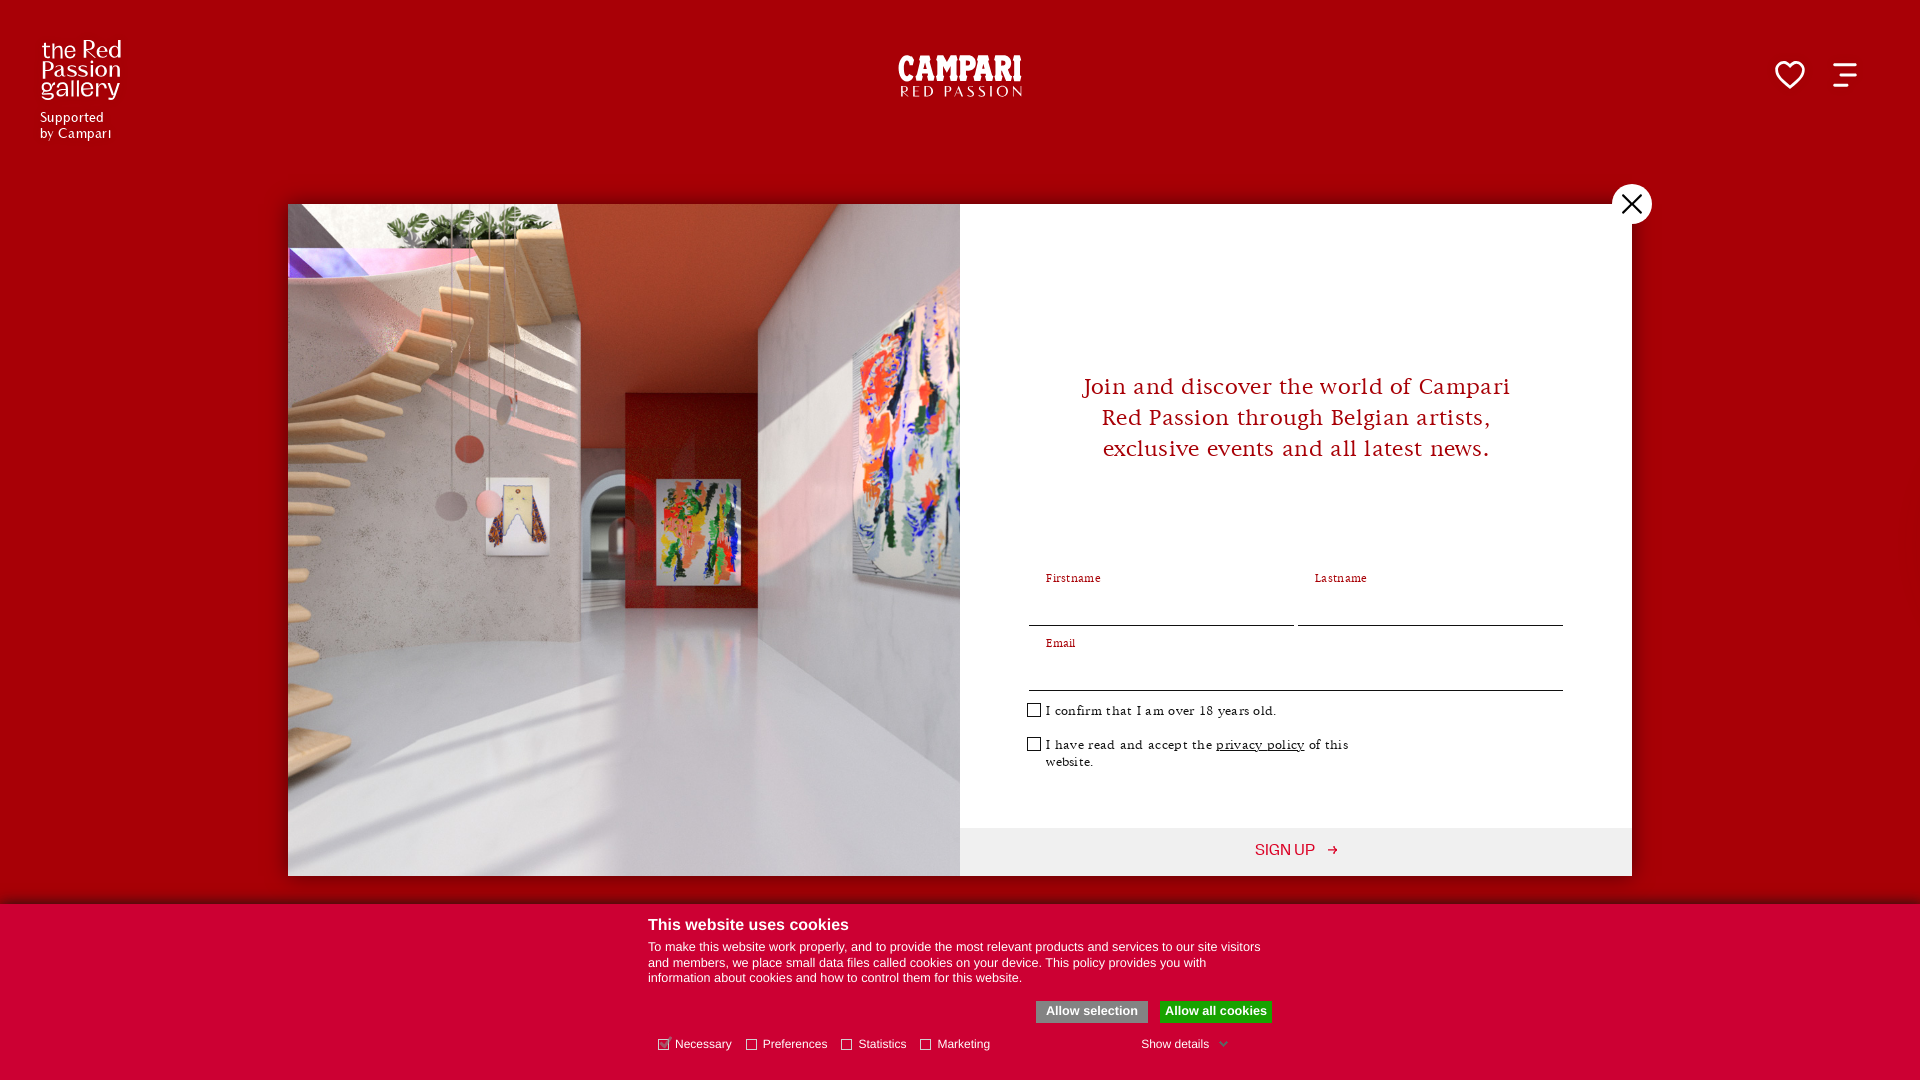  Describe the element at coordinates (1790, 73) in the screenshot. I see `'My favorite page'` at that location.